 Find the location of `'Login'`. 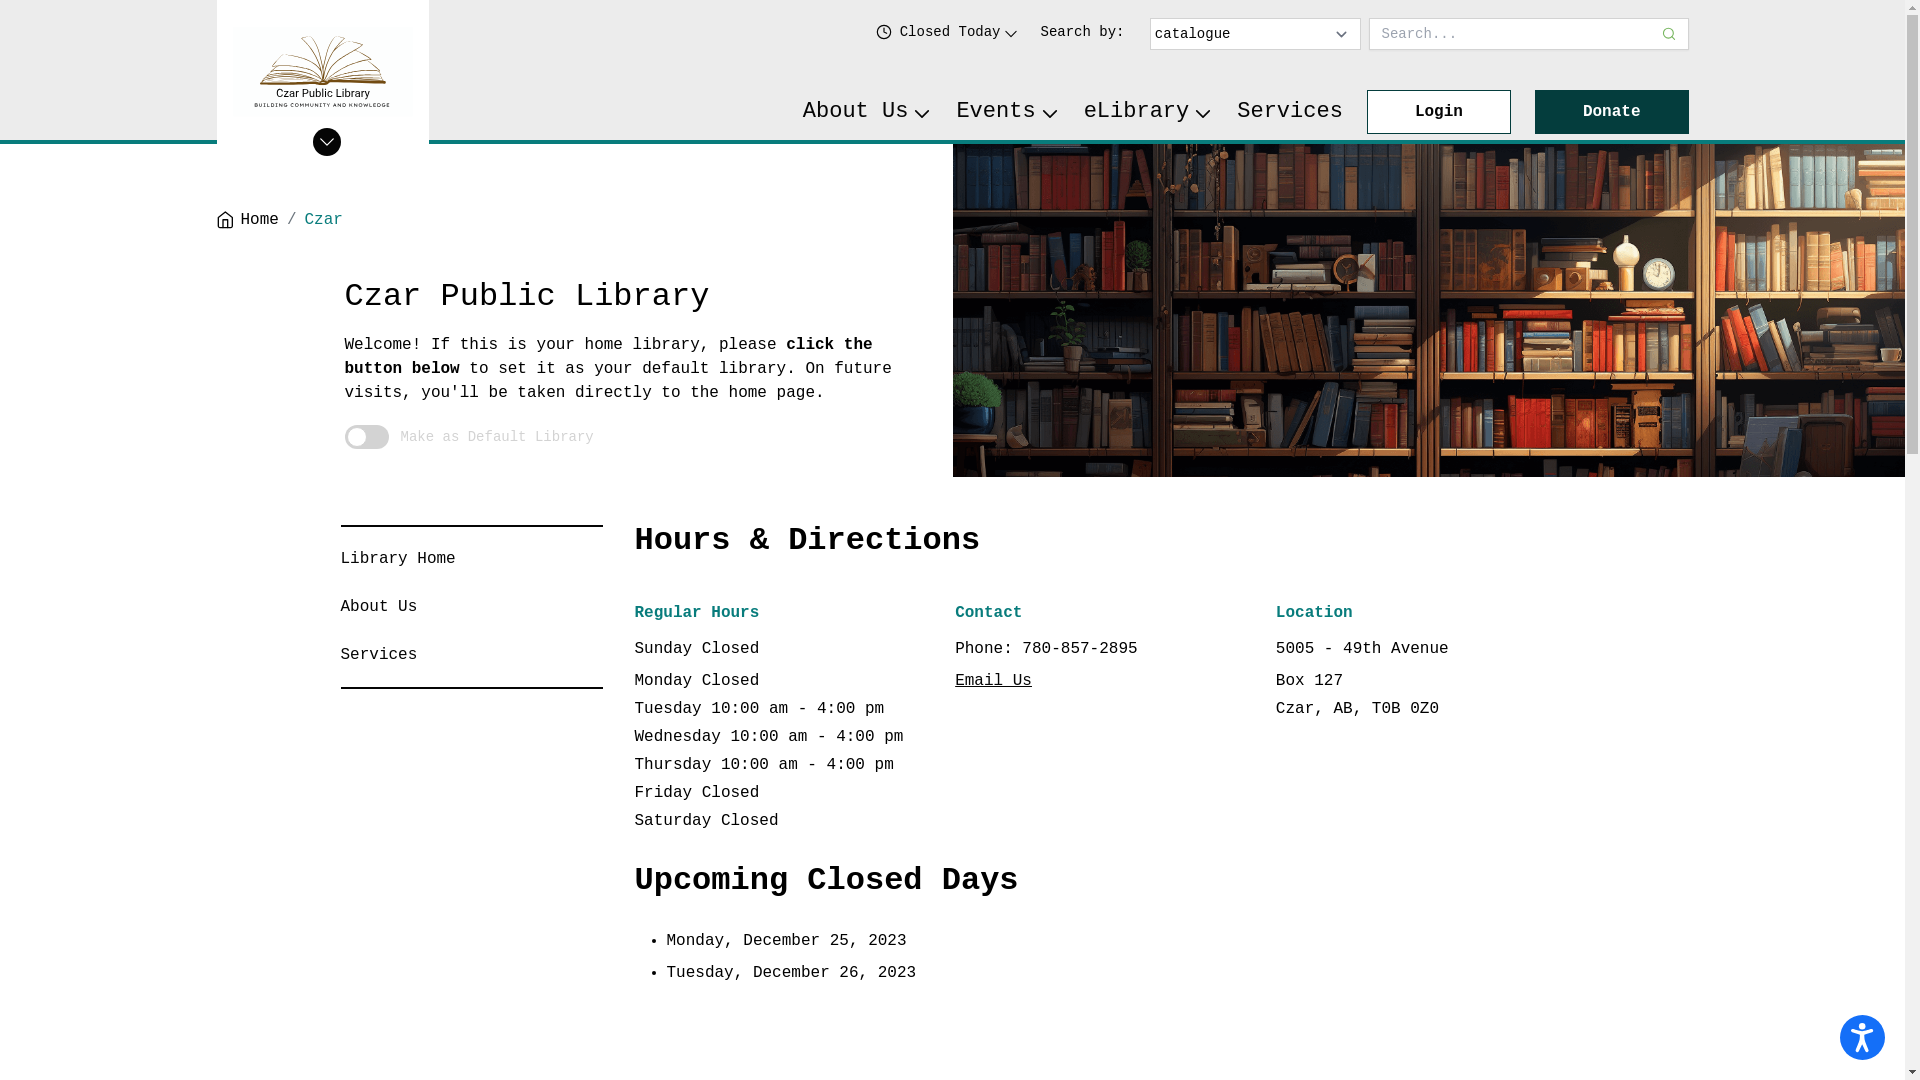

'Login' is located at coordinates (1438, 111).